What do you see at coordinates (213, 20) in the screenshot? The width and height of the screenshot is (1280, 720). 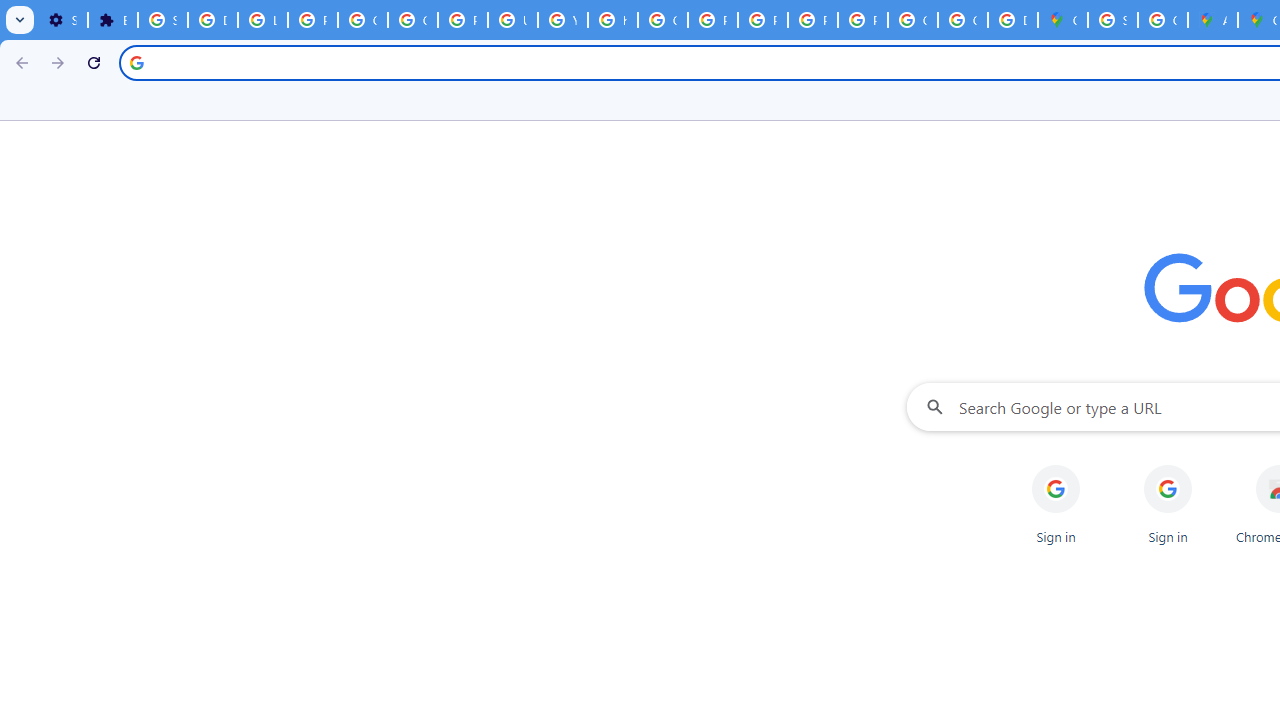 I see `'Delete photos & videos - Computer - Google Photos Help'` at bounding box center [213, 20].